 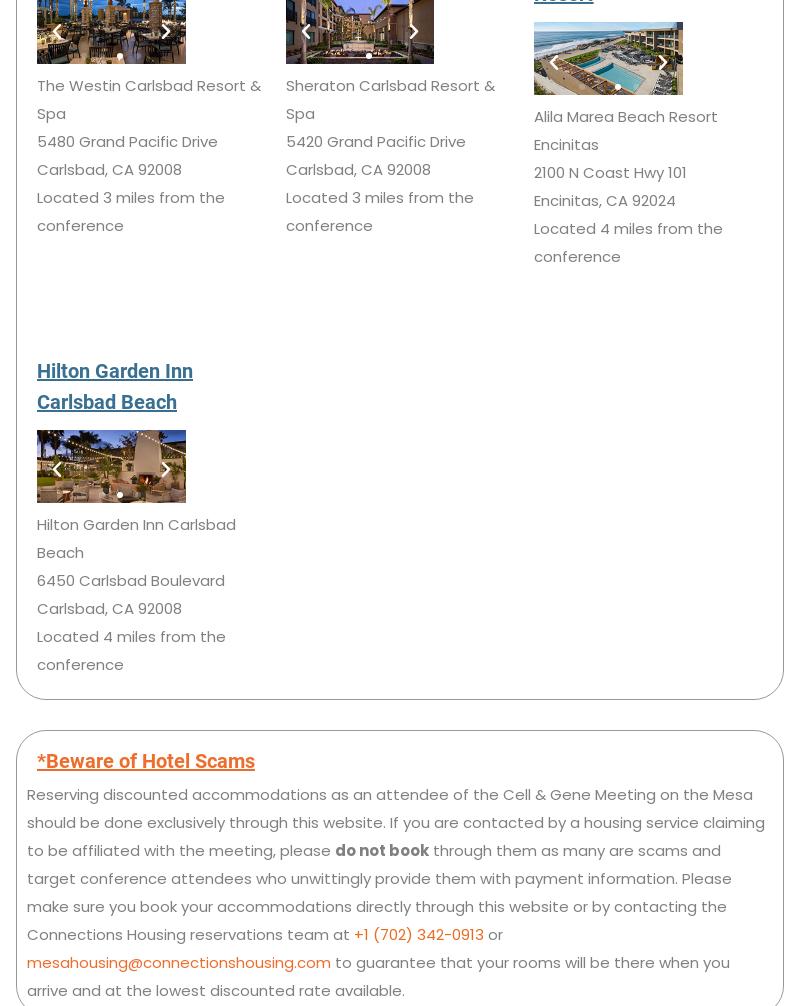 What do you see at coordinates (130, 579) in the screenshot?
I see `'6450 Carlsbad Boulevard'` at bounding box center [130, 579].